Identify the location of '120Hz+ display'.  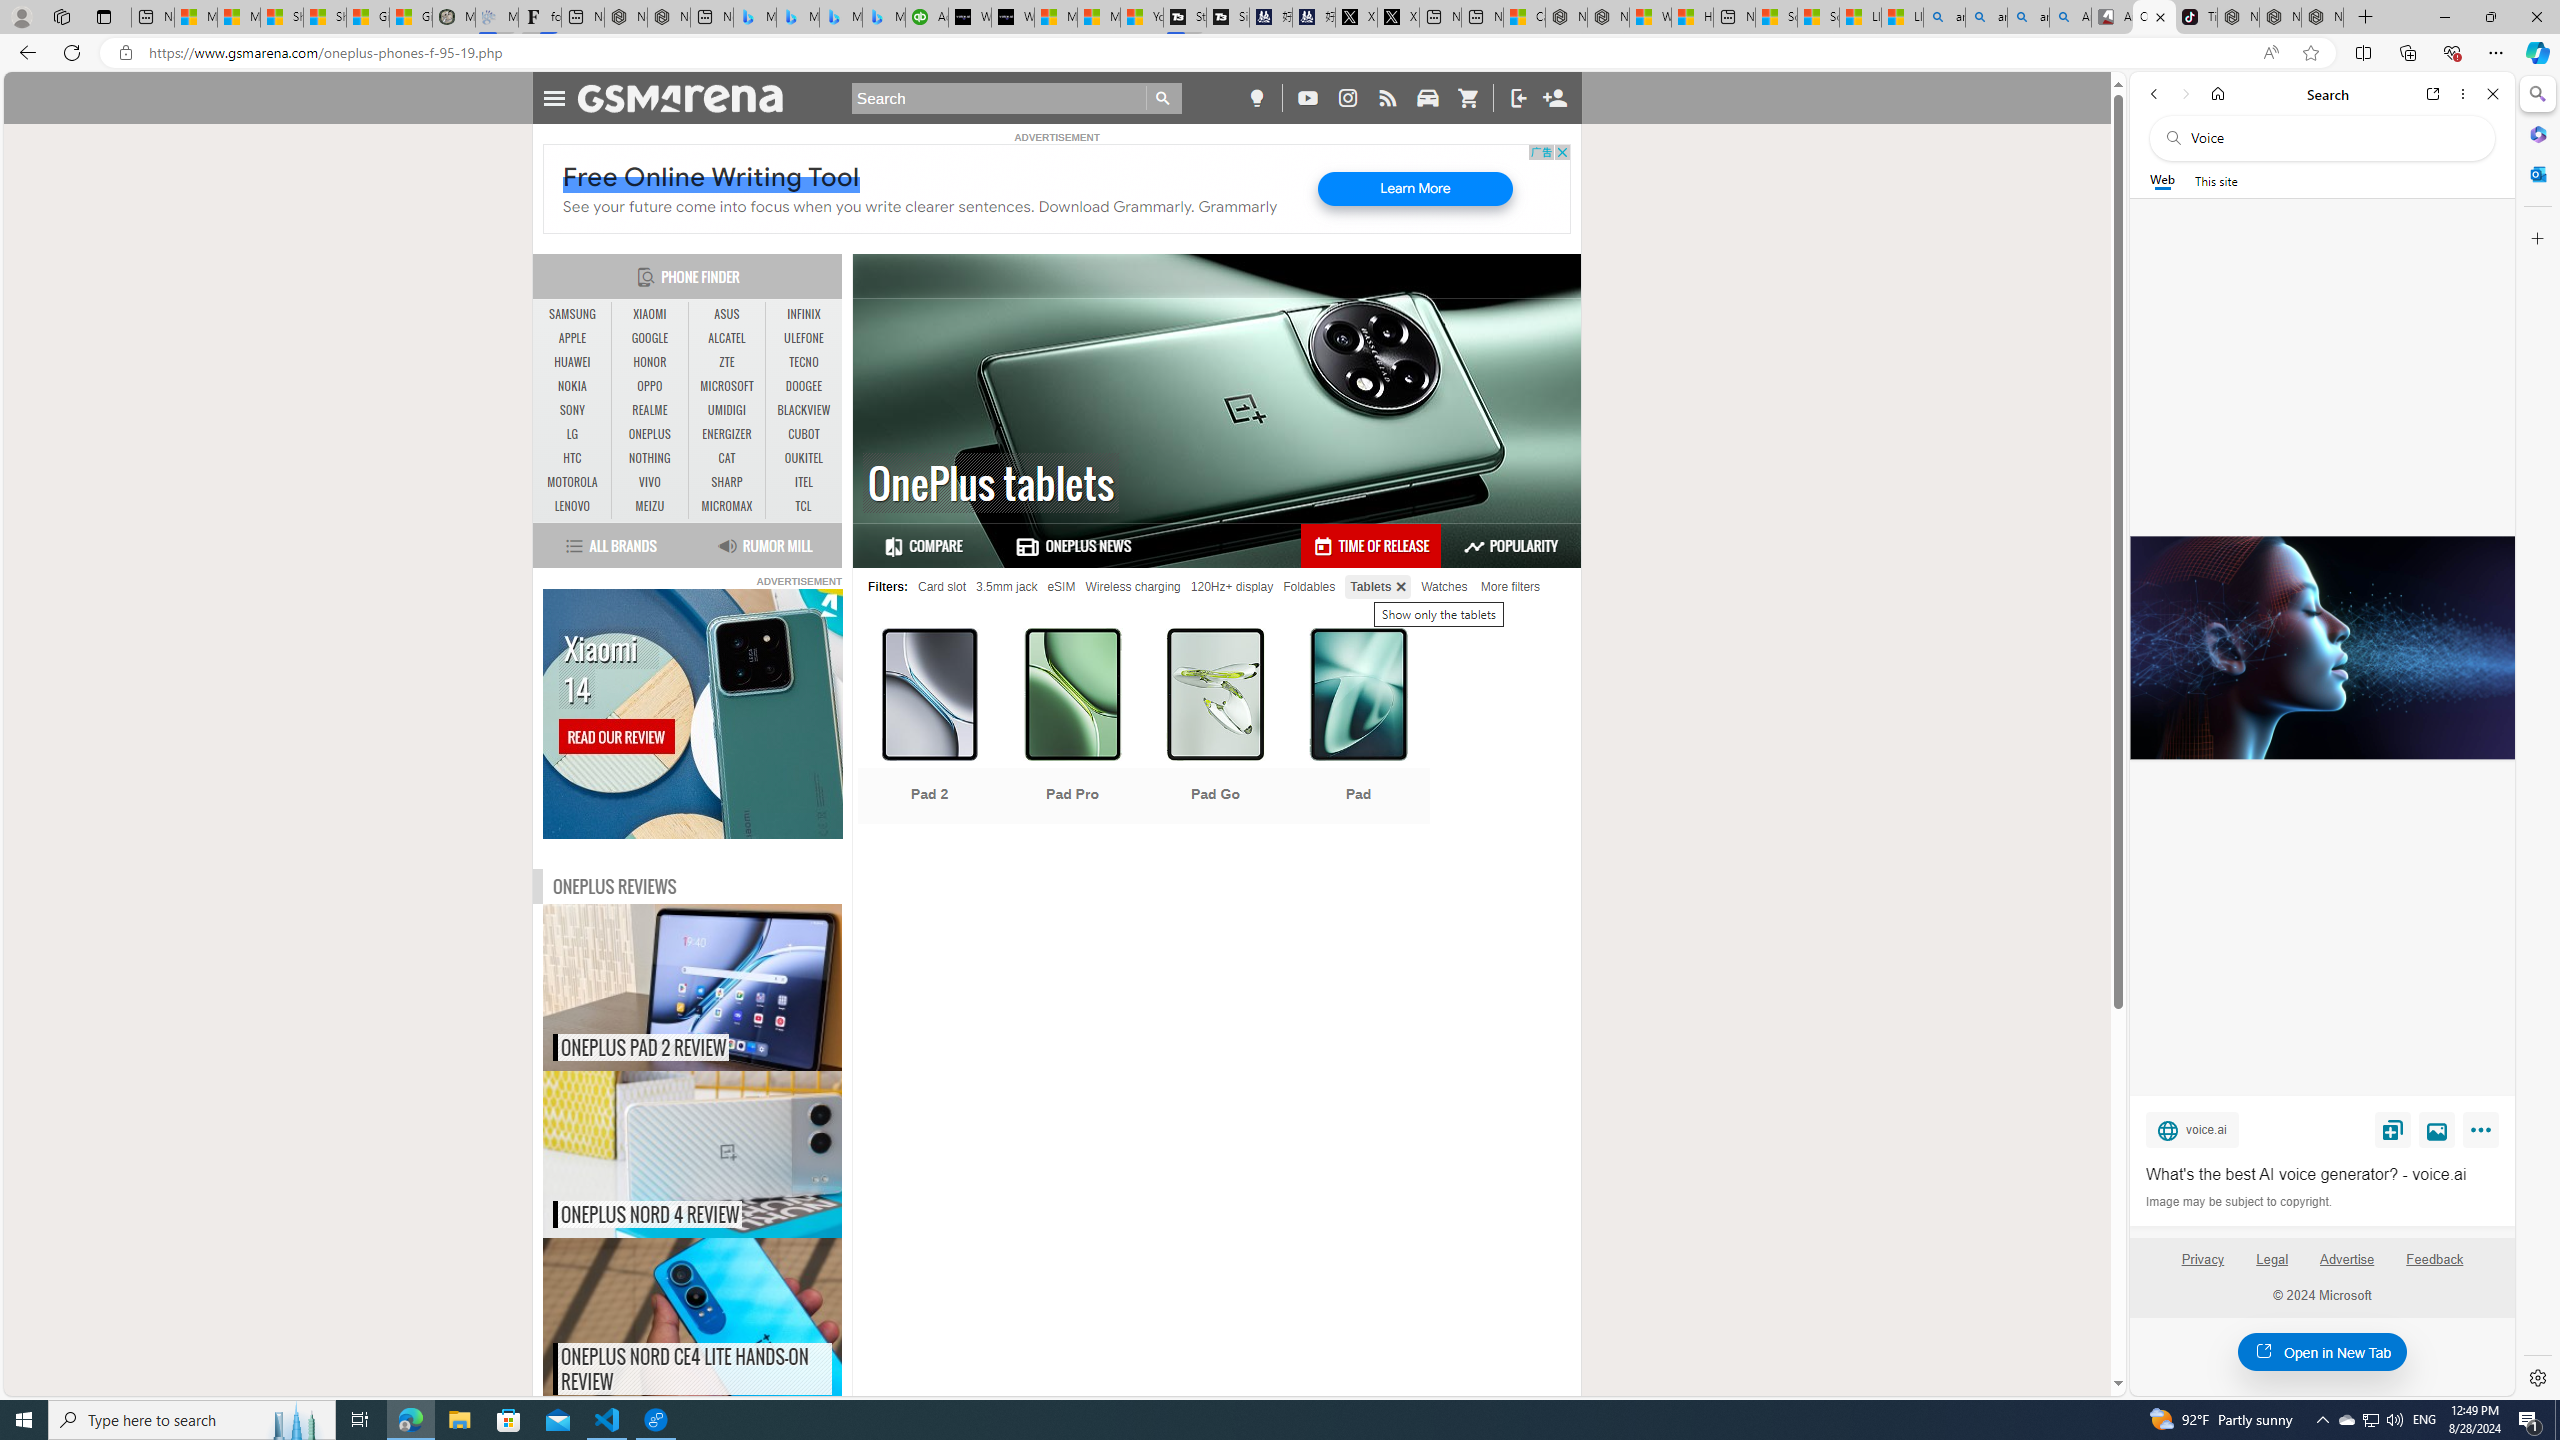
(1231, 585).